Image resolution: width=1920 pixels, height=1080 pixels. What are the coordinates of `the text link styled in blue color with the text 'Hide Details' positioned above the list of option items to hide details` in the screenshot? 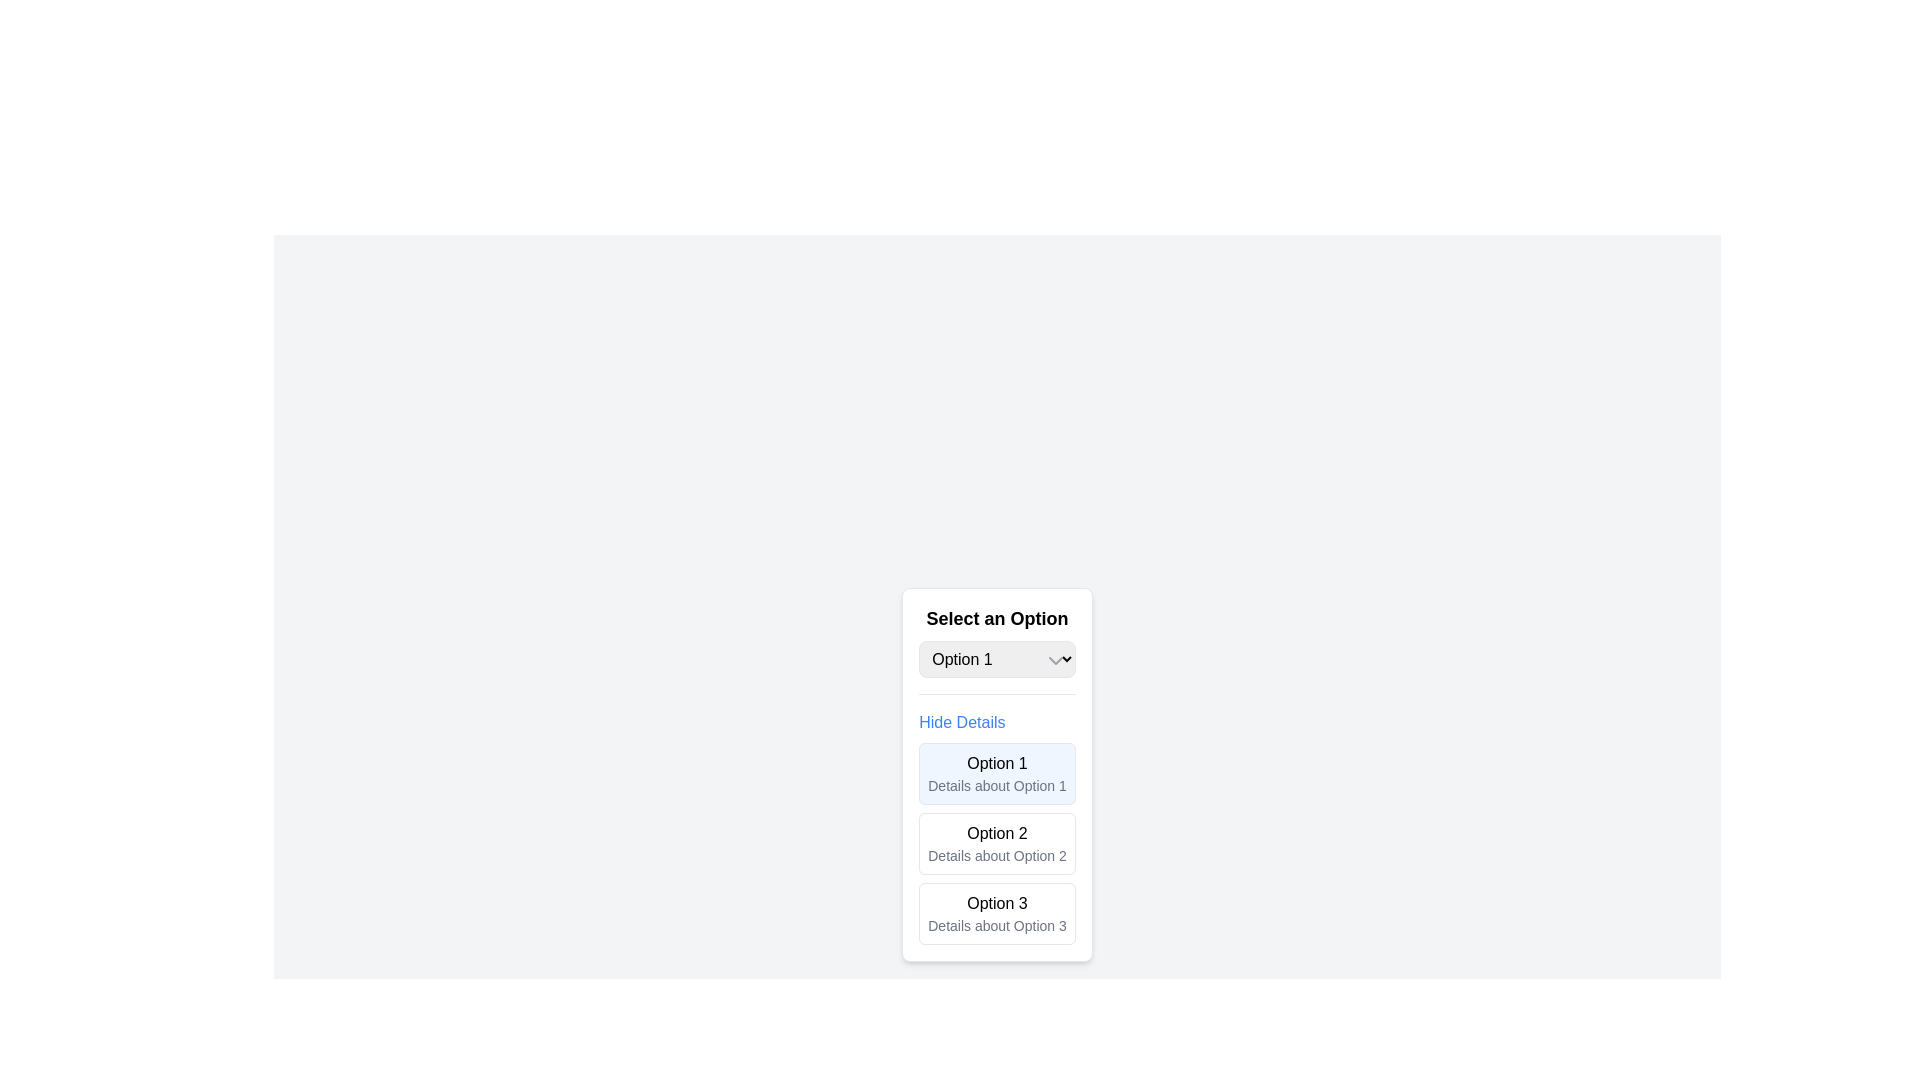 It's located at (961, 722).